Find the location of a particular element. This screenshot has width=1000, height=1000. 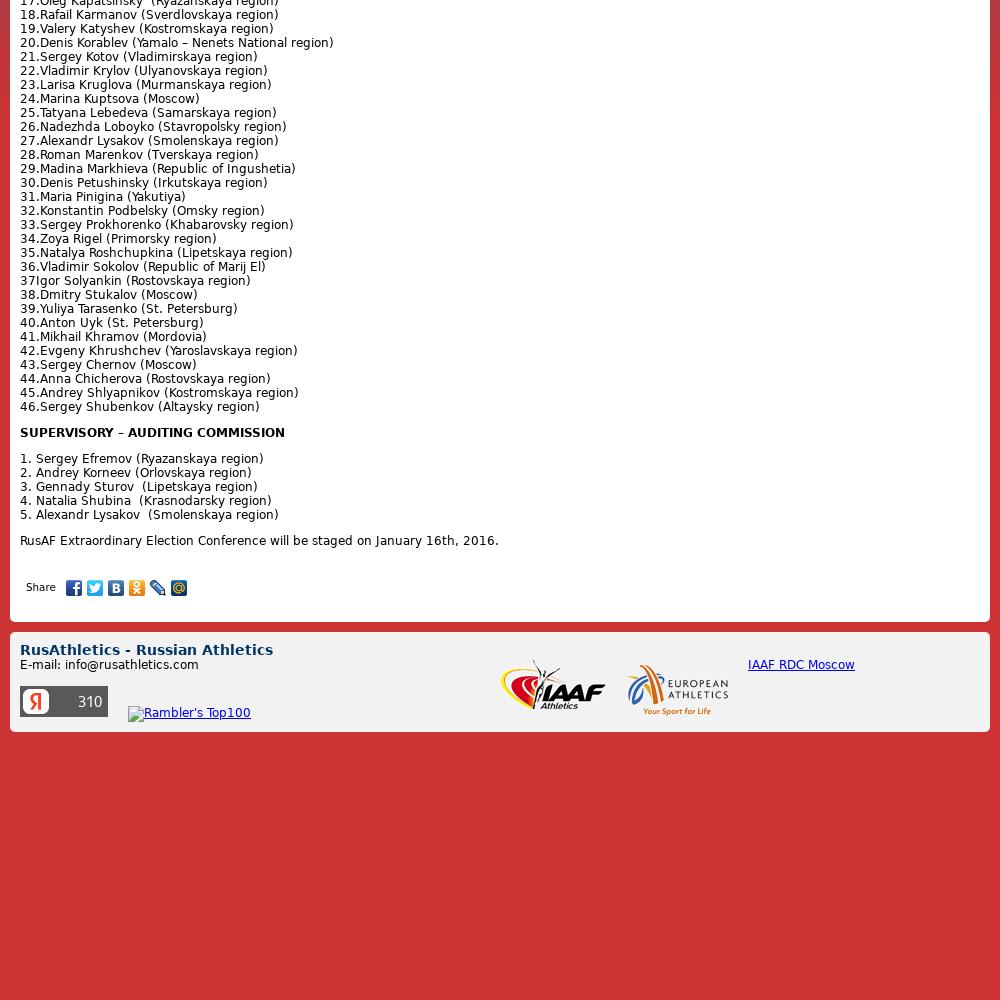

'29.Madina Markhieva (Republic of Ingushetia)' is located at coordinates (20, 169).